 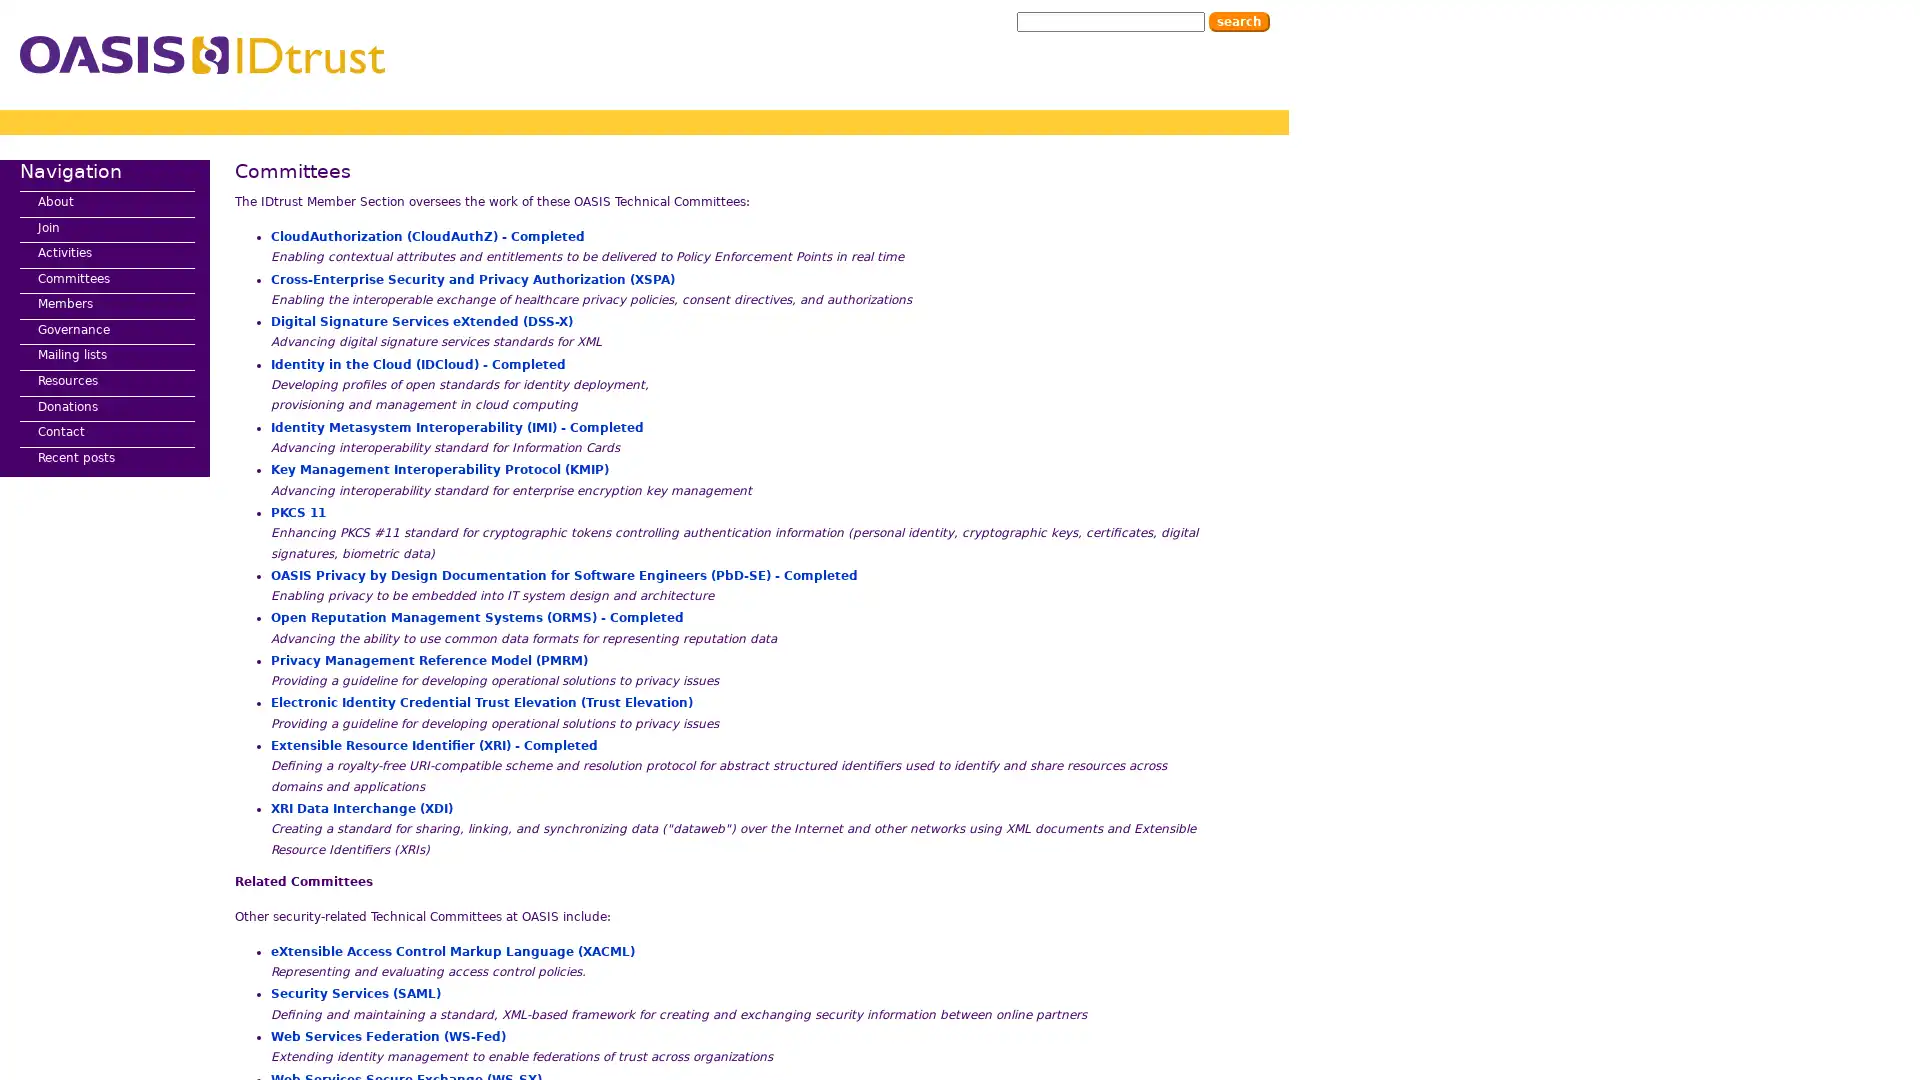 What do you see at coordinates (1238, 22) in the screenshot?
I see `Search` at bounding box center [1238, 22].